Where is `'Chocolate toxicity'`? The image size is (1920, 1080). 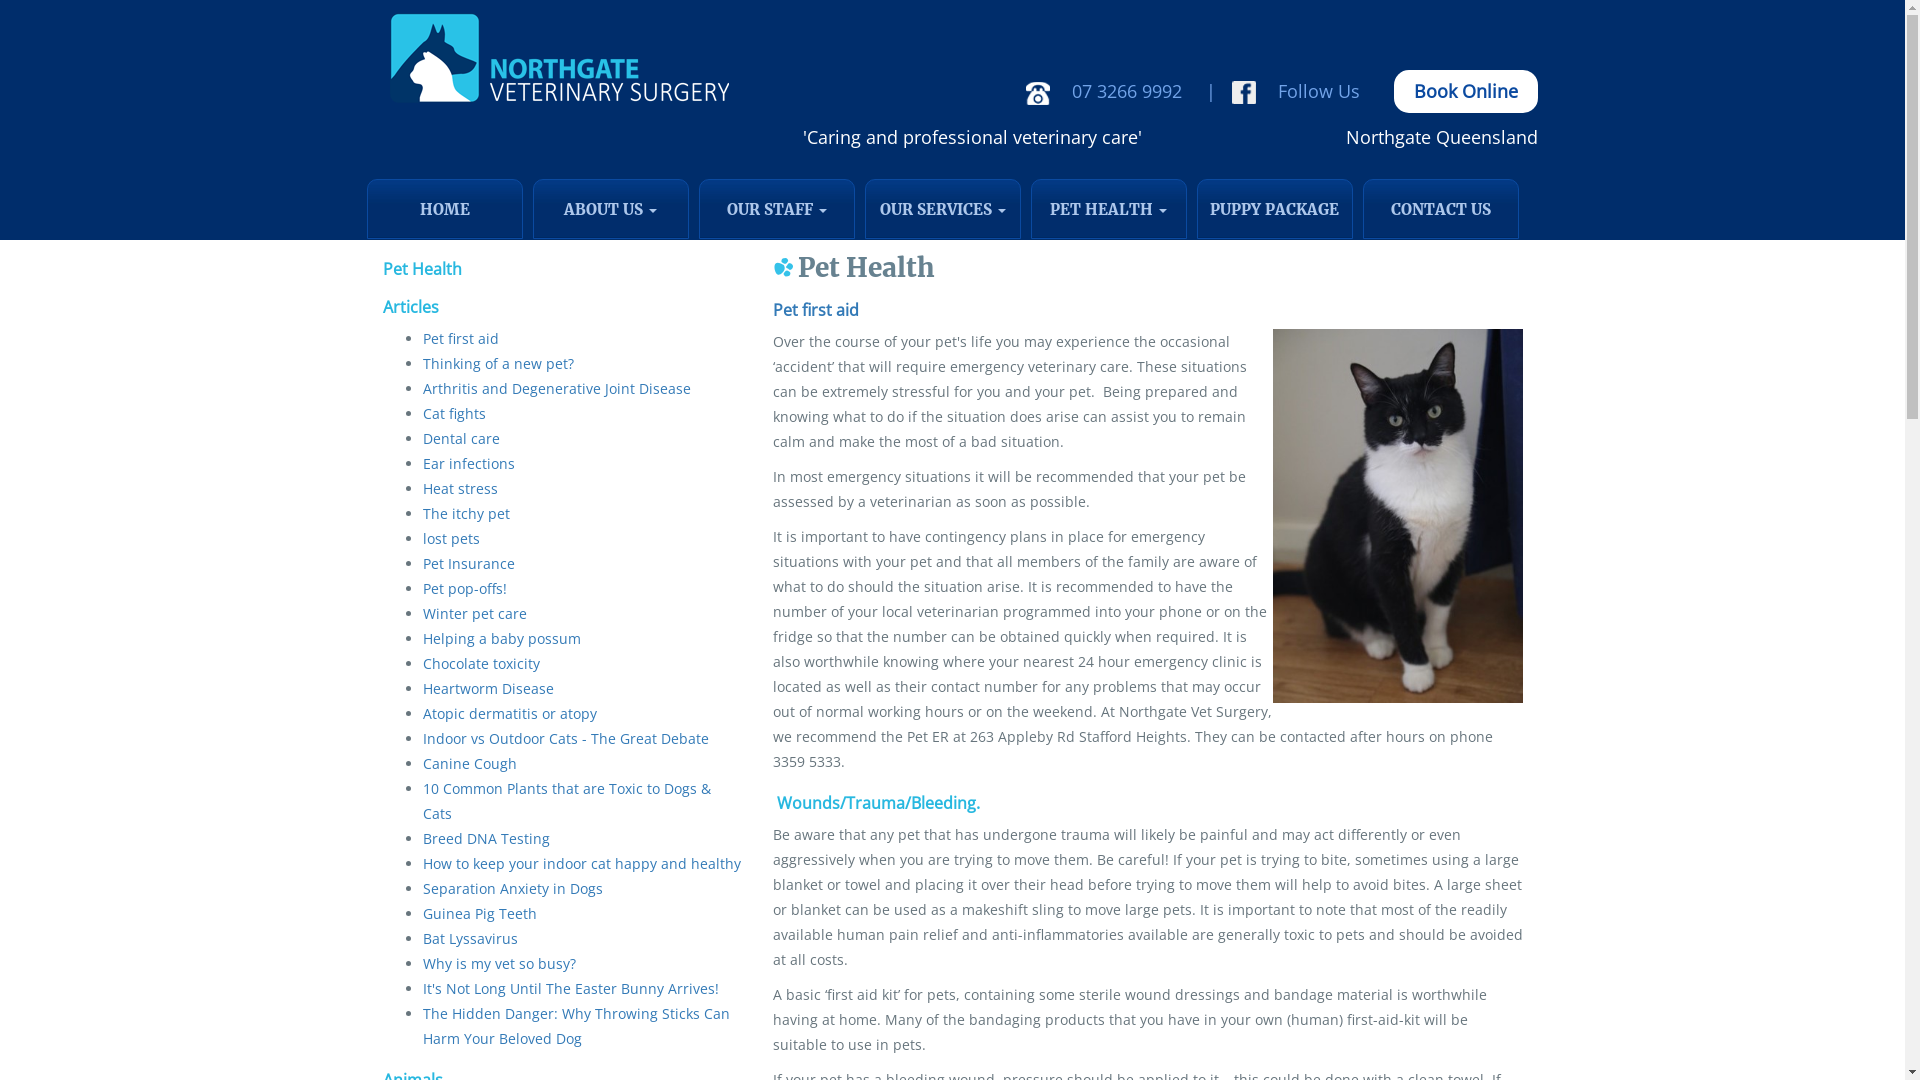
'Chocolate toxicity' is located at coordinates (480, 663).